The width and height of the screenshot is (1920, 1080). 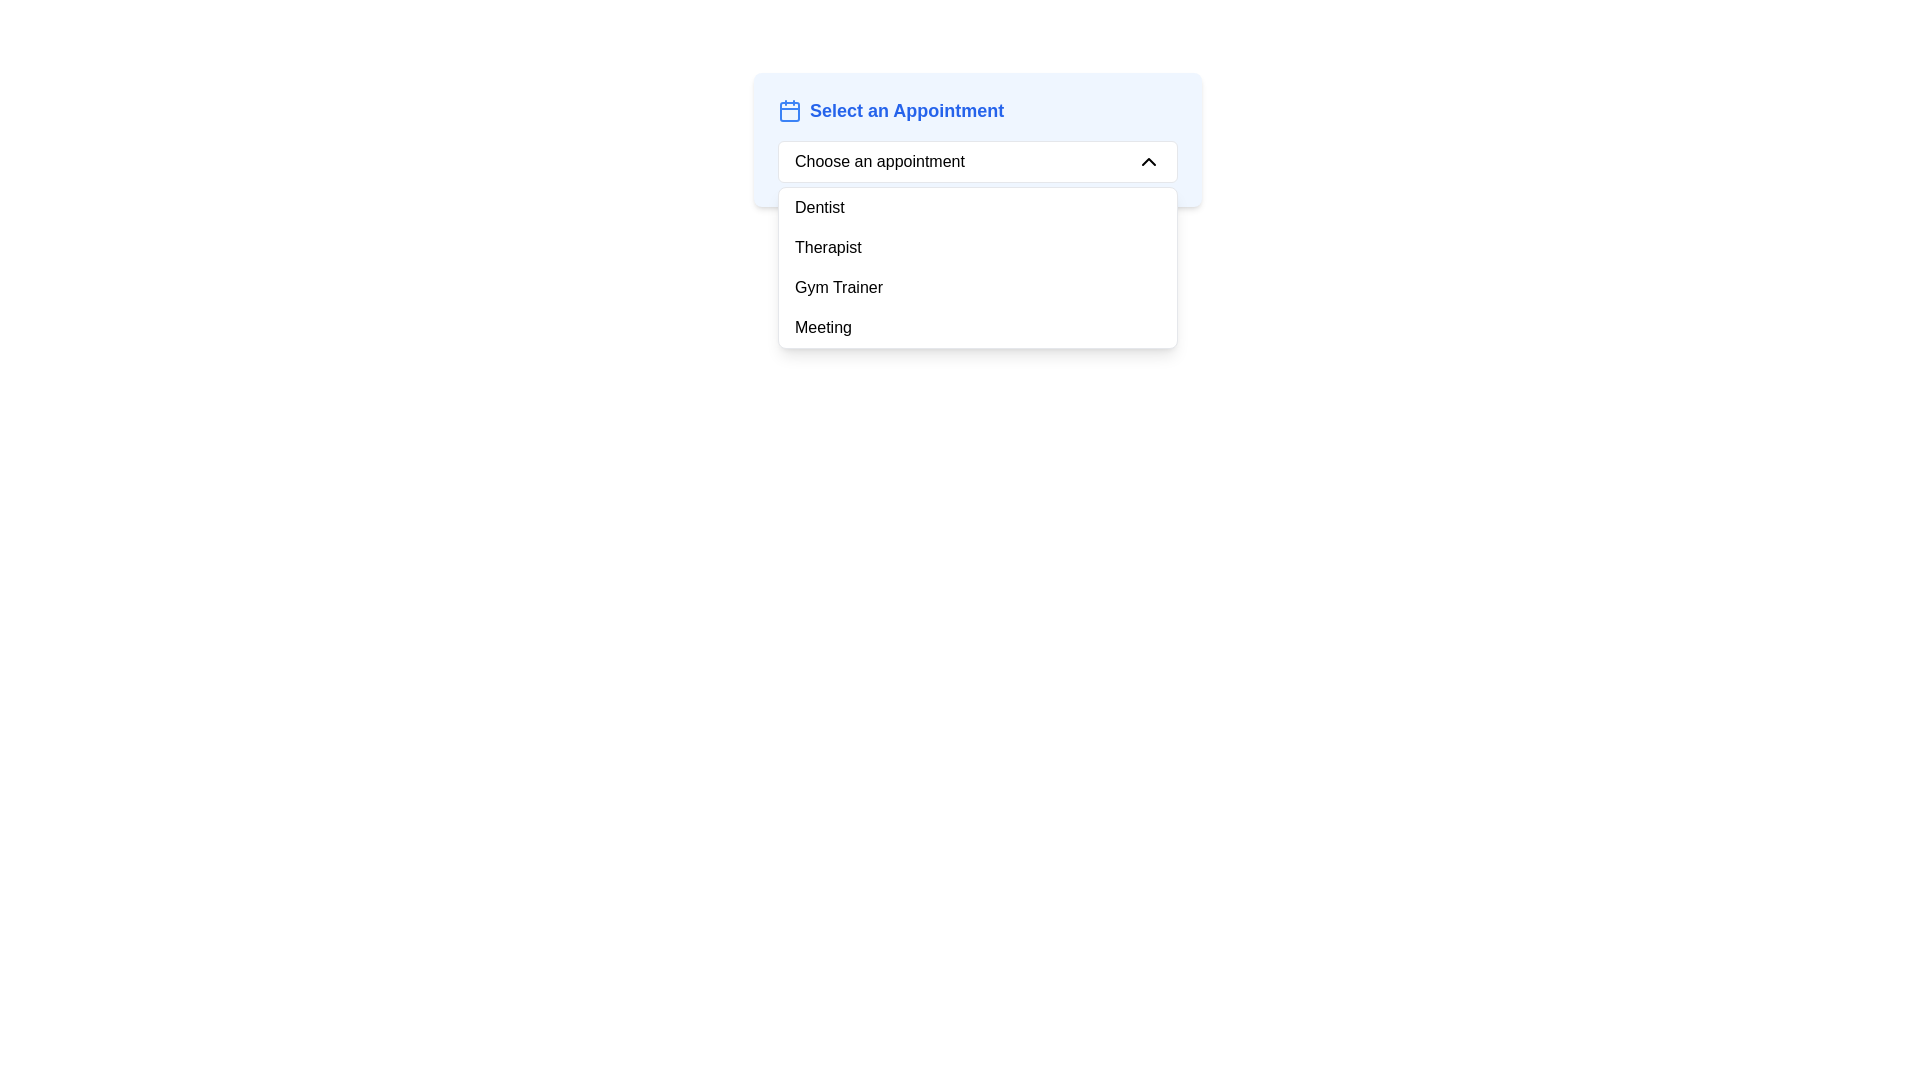 What do you see at coordinates (978, 138) in the screenshot?
I see `an appointment option from the centrally positioned dropdown menu in the Panel with embedded dropdown and list` at bounding box center [978, 138].